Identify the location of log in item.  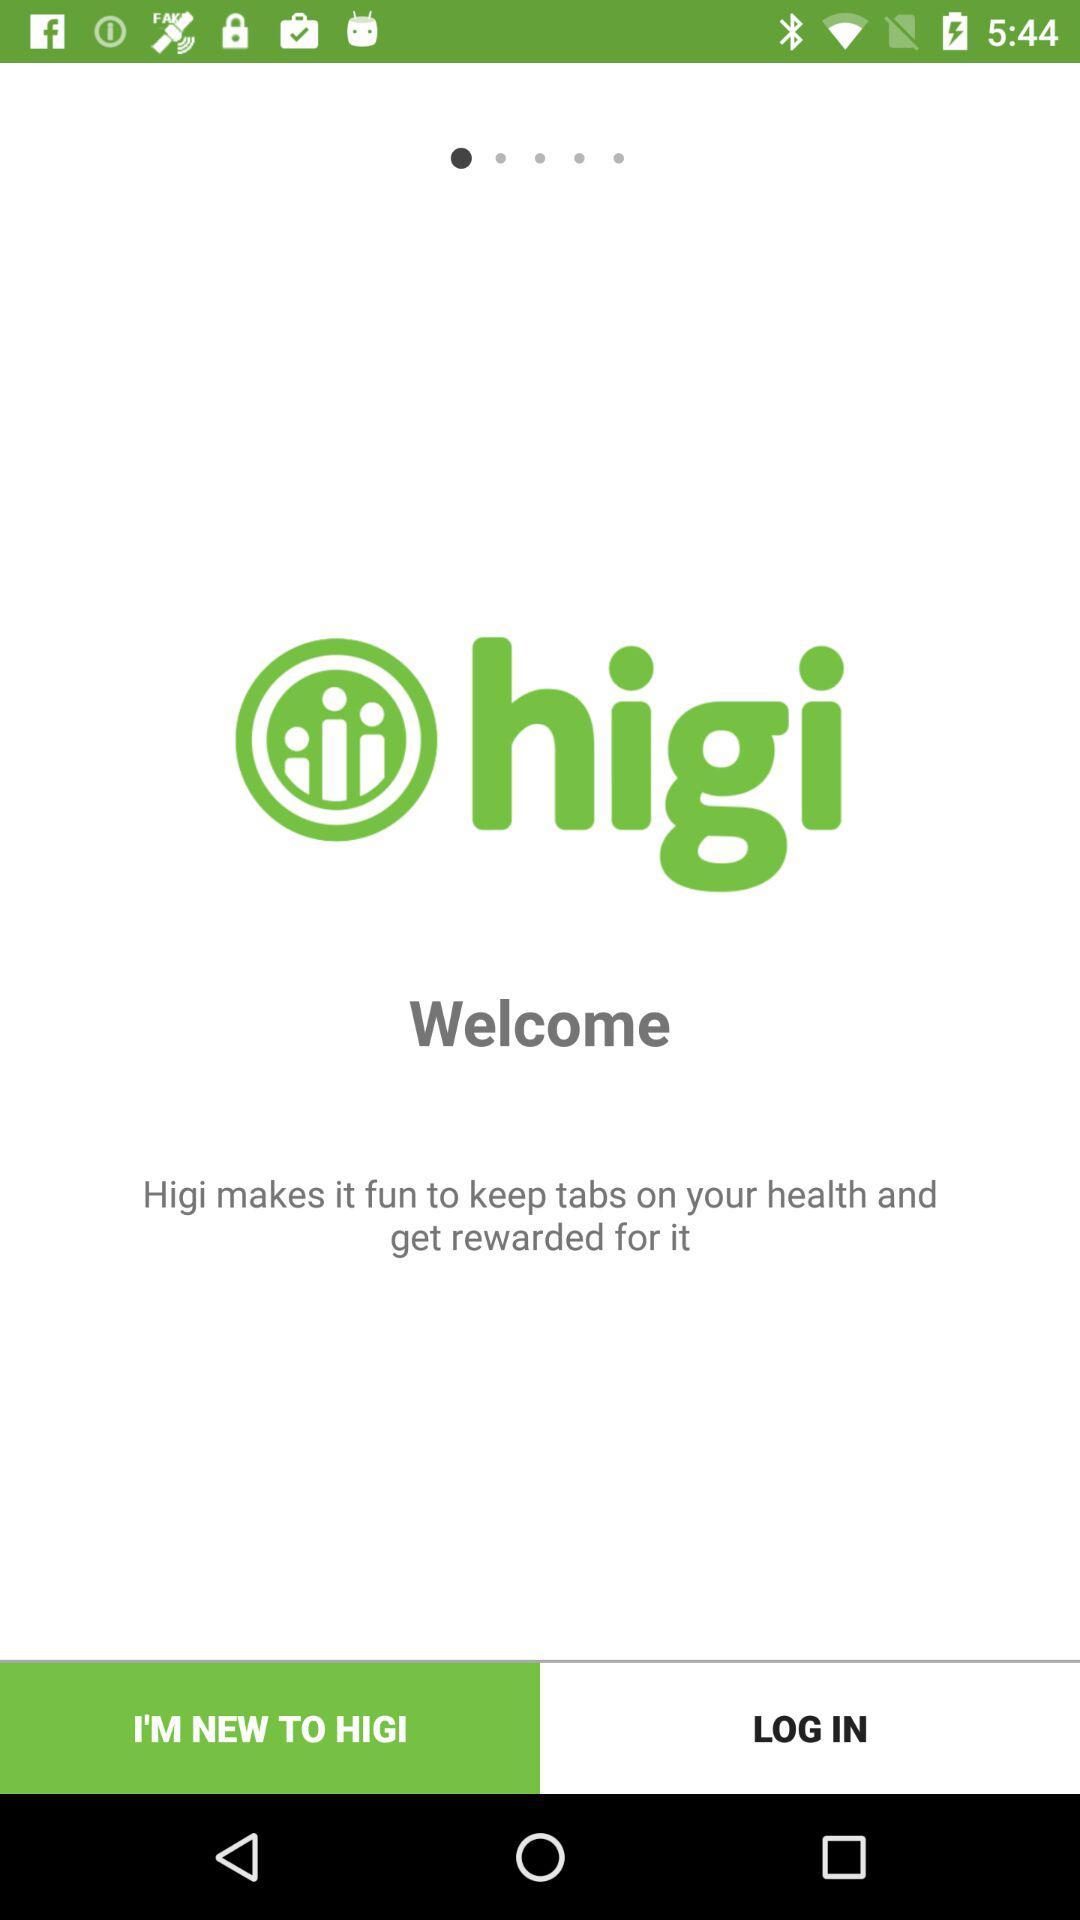
(810, 1727).